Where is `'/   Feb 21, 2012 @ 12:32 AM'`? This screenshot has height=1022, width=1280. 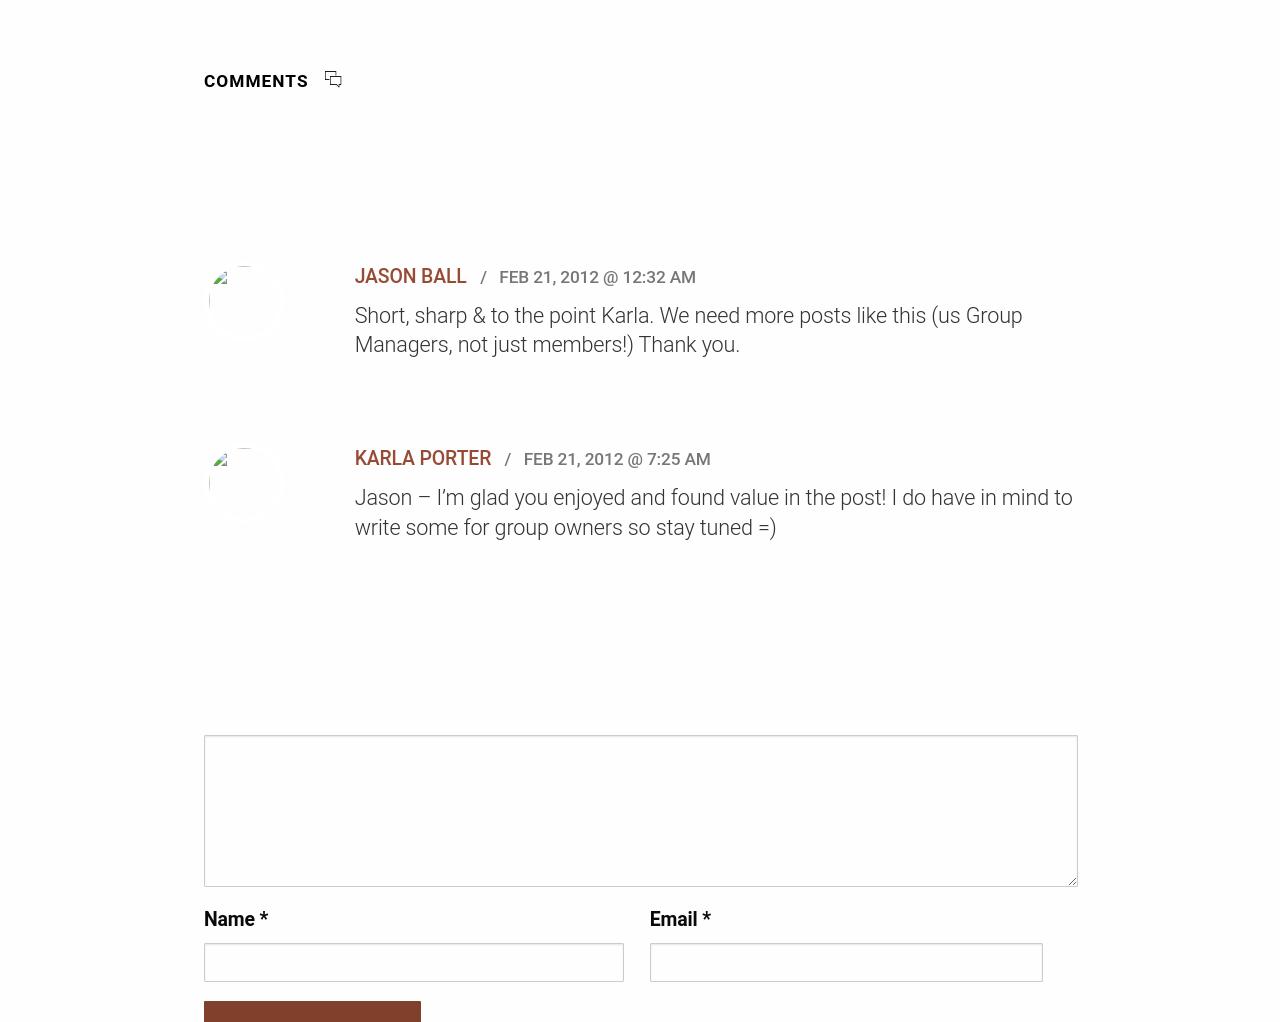
'/   Feb 21, 2012 @ 12:32 AM' is located at coordinates (582, 276).